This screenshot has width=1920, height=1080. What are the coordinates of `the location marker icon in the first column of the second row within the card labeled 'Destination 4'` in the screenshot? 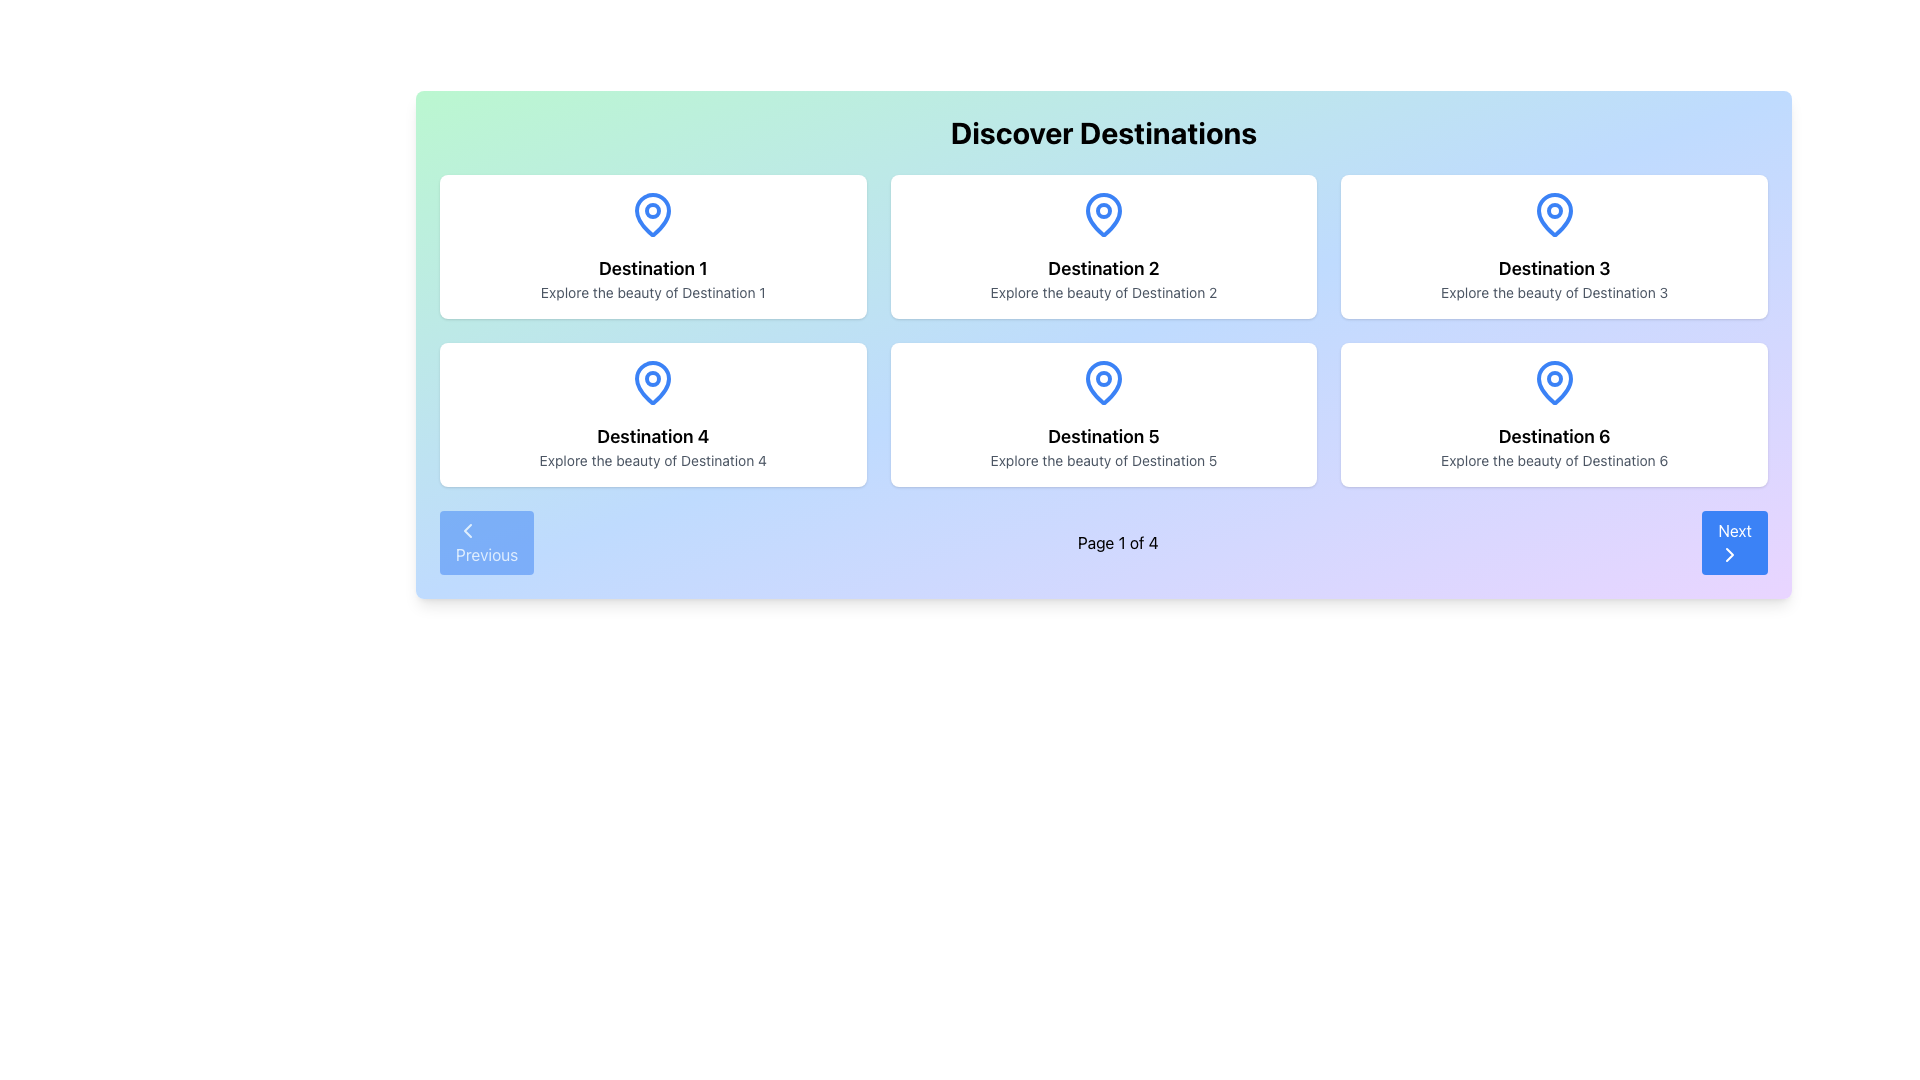 It's located at (653, 382).